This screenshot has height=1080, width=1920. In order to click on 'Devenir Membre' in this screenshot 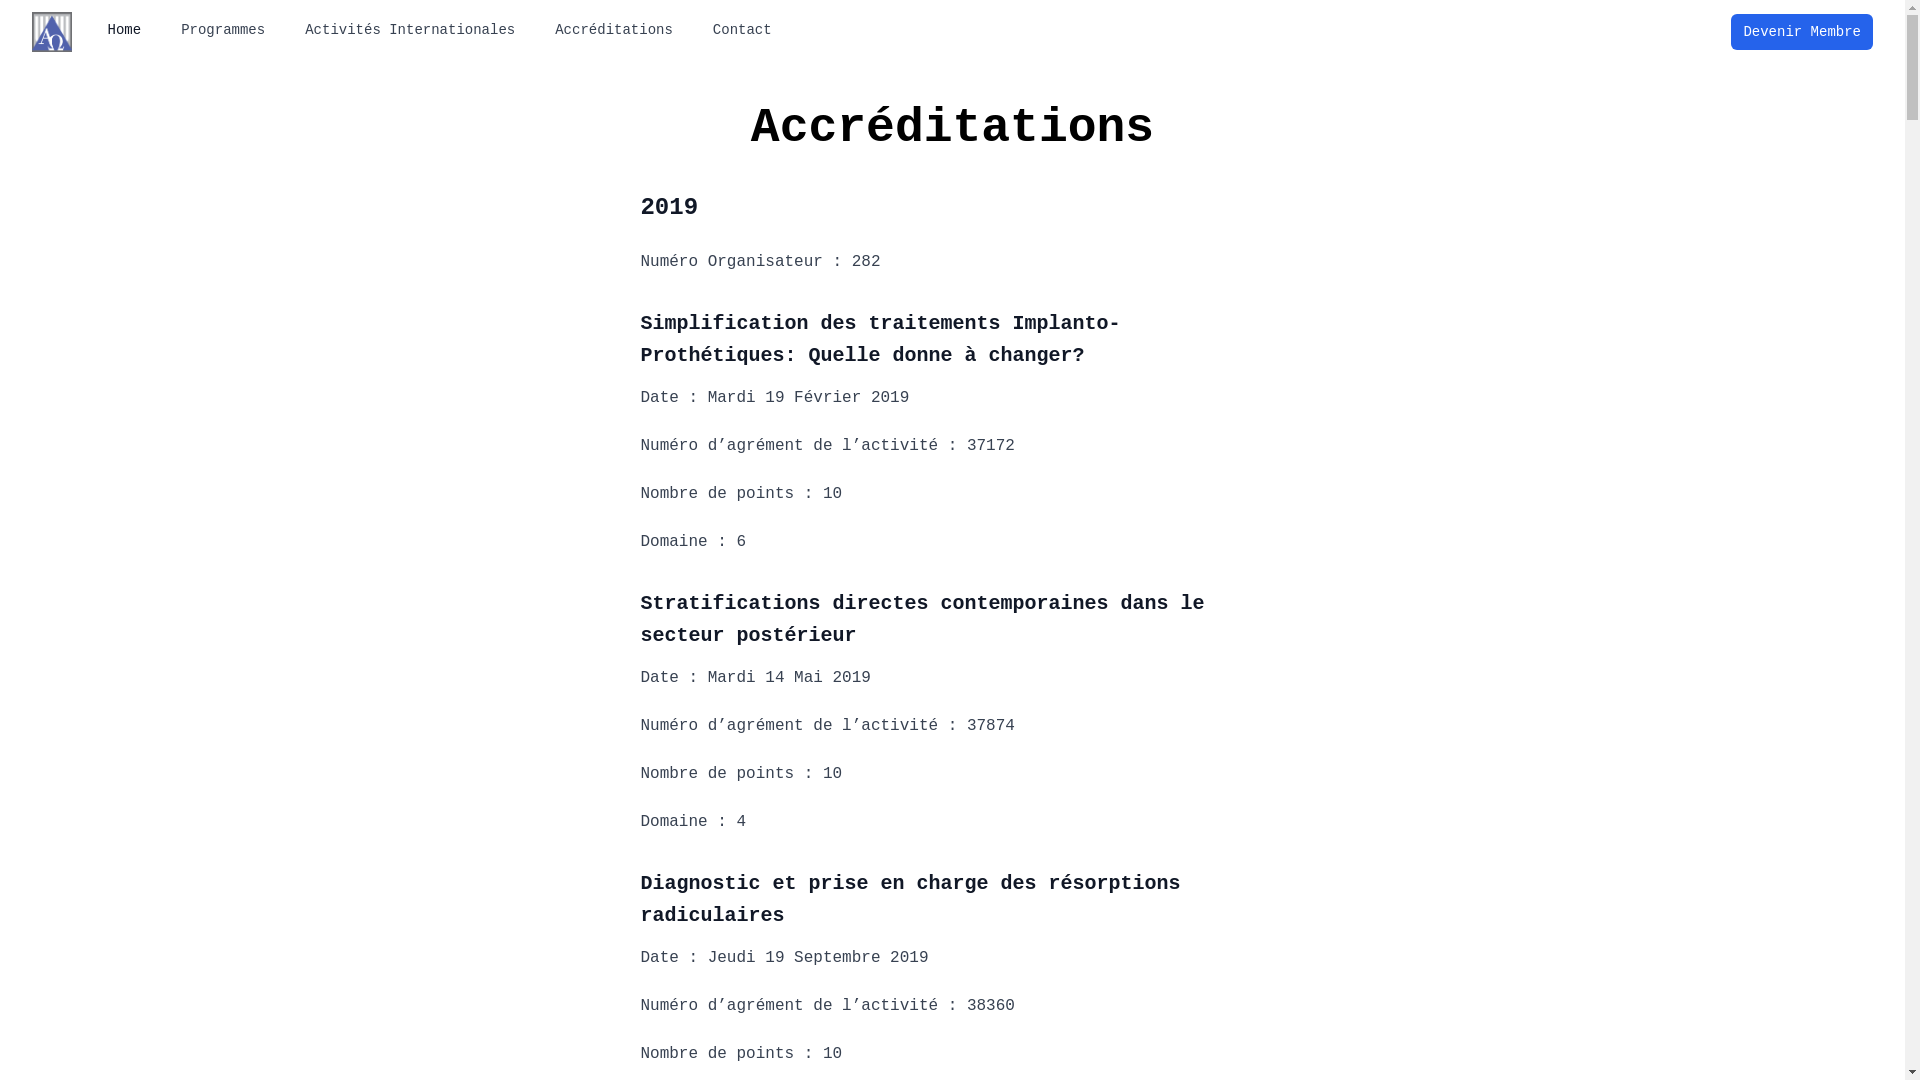, I will do `click(1801, 31)`.